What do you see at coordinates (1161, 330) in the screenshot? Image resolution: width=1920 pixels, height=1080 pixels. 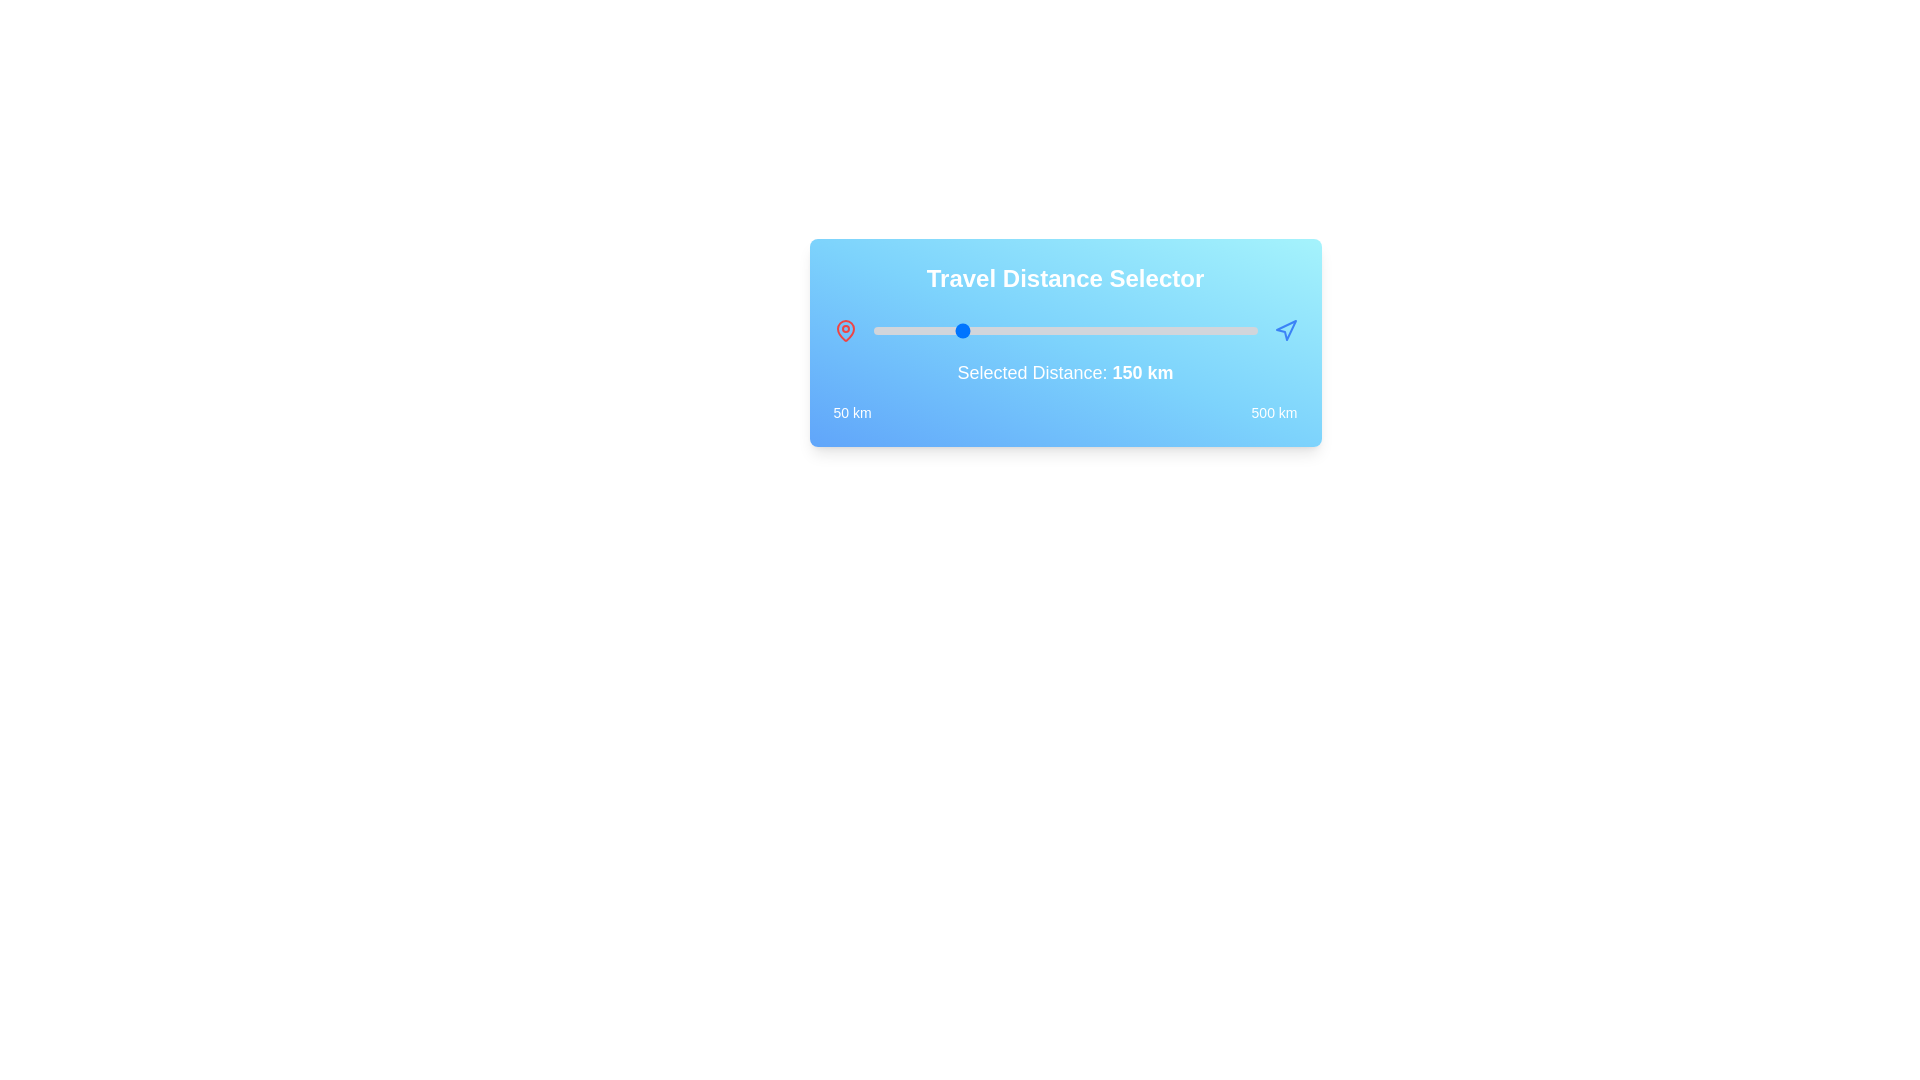 I see `the slider to set the distance to 387 km` at bounding box center [1161, 330].